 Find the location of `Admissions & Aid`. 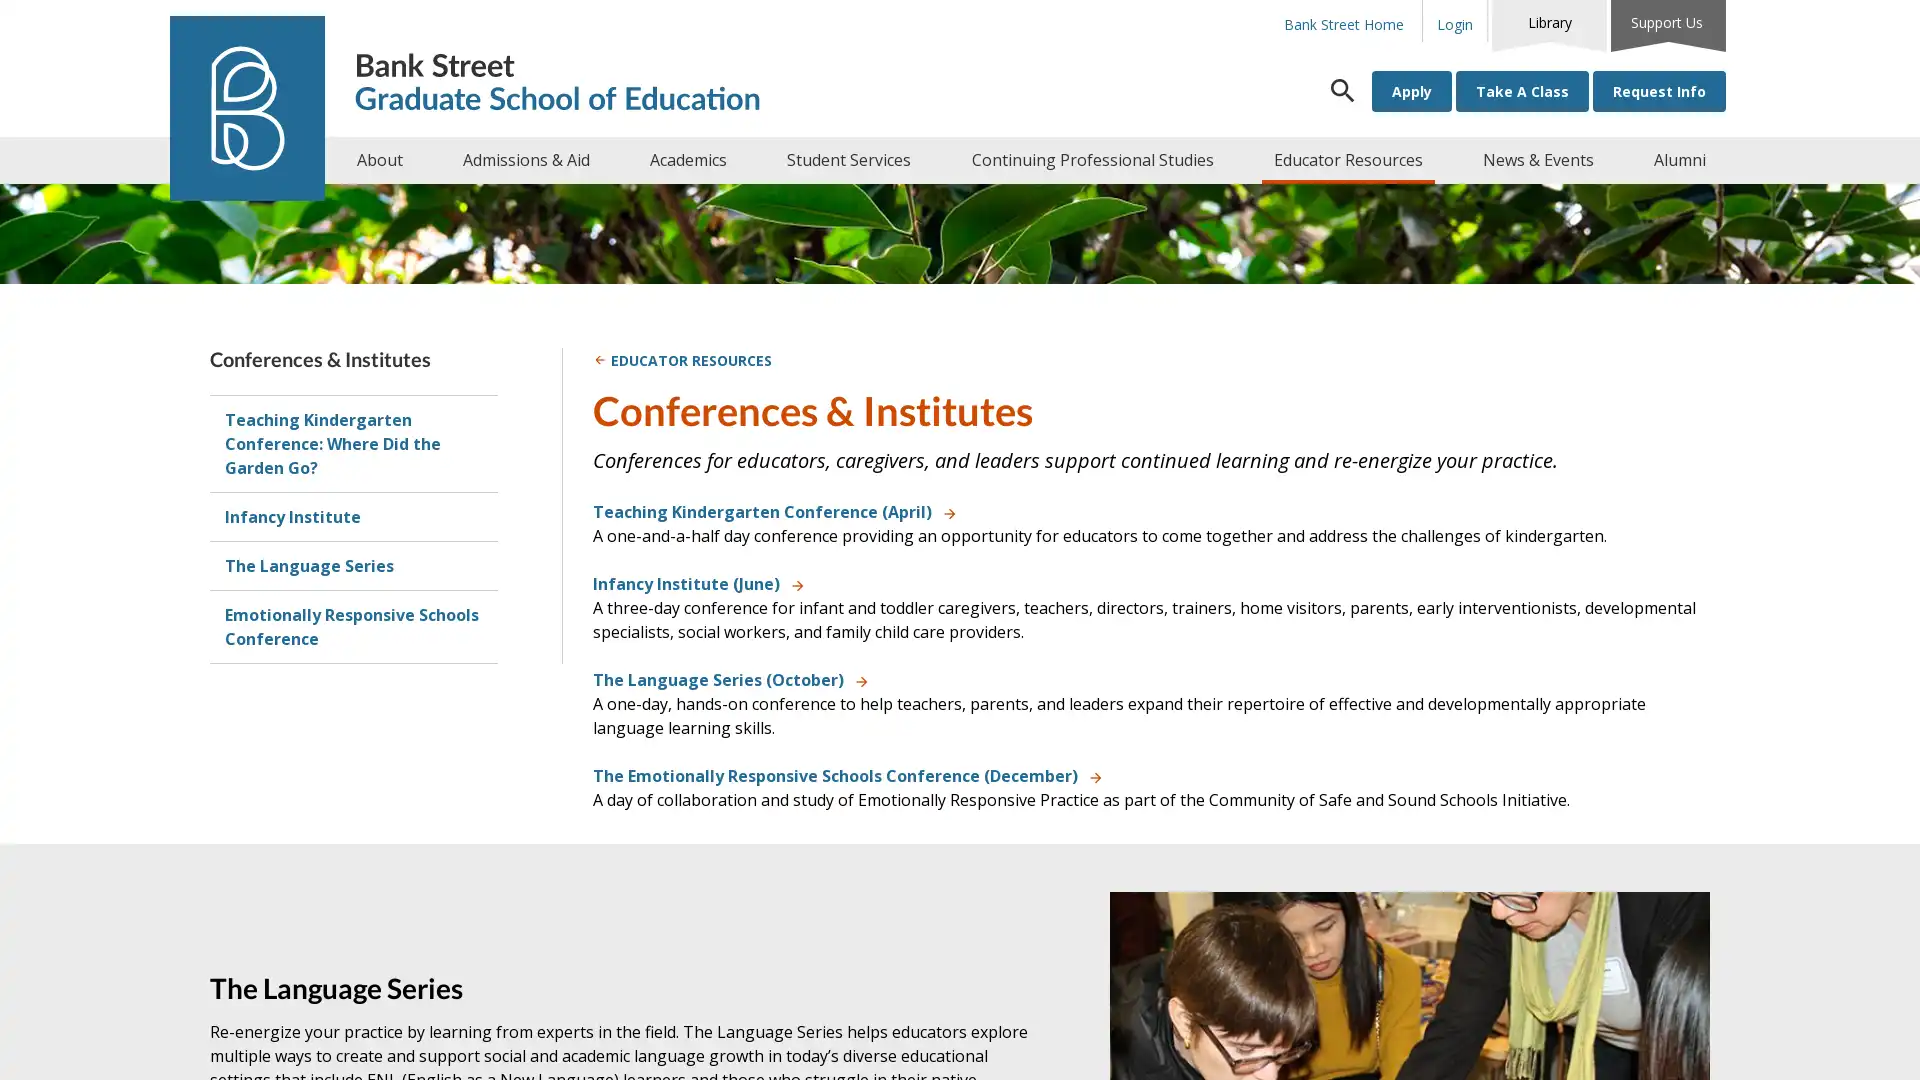

Admissions & Aid is located at coordinates (526, 159).